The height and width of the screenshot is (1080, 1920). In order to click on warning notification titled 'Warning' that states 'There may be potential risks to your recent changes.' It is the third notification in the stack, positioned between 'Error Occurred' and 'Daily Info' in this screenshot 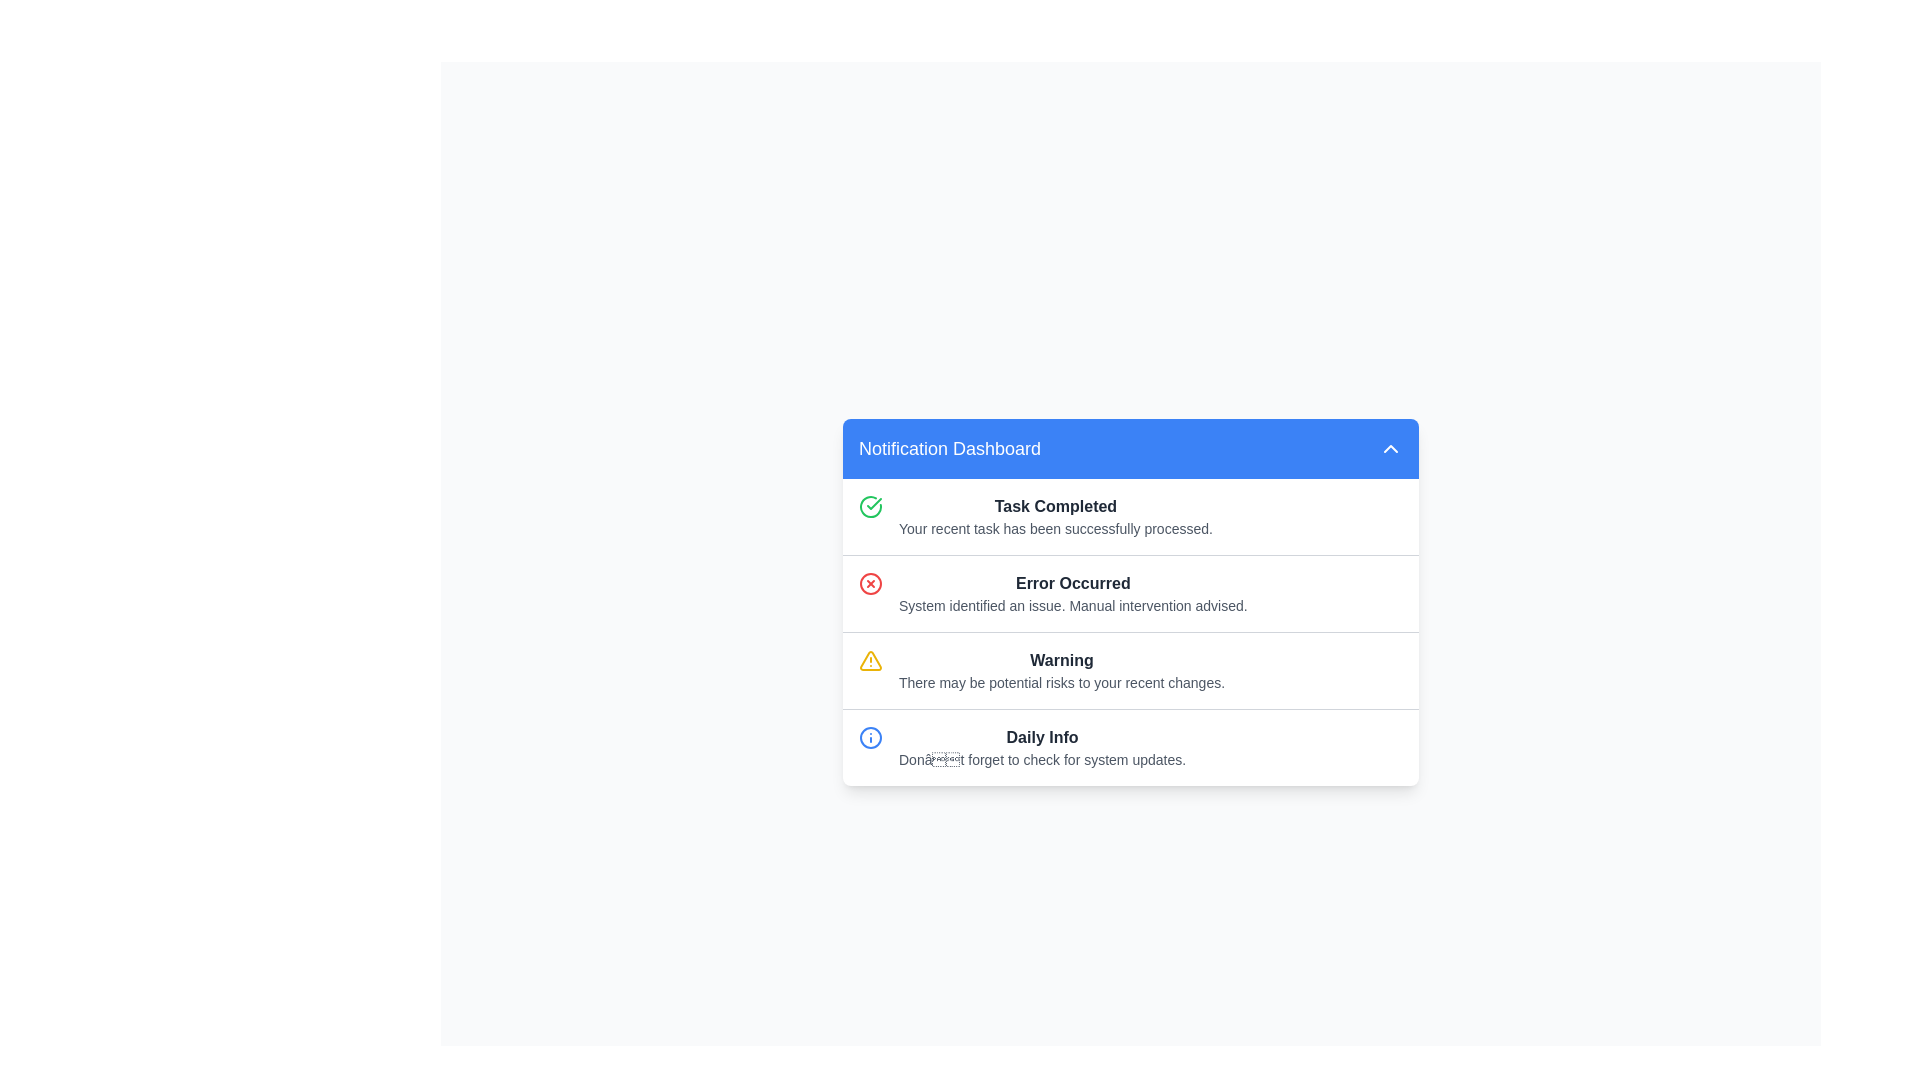, I will do `click(1060, 670)`.